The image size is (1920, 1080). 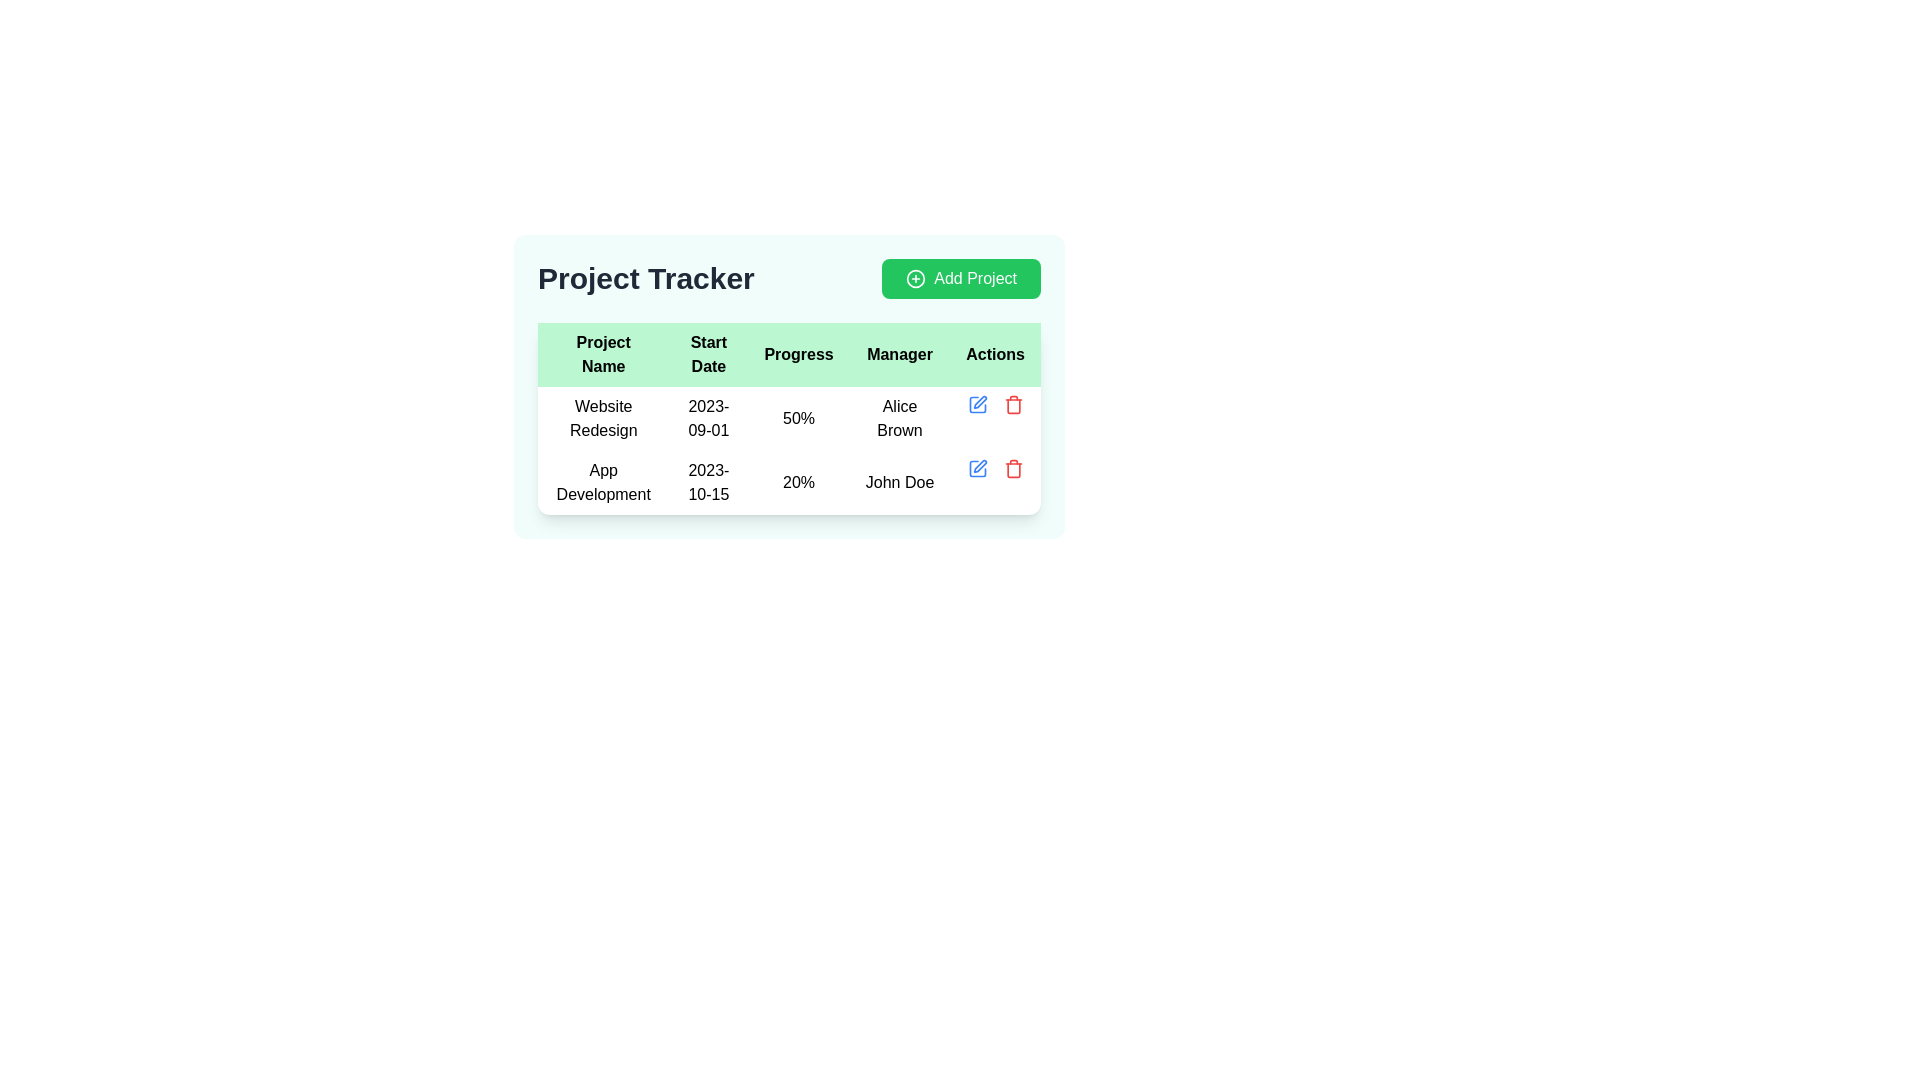 I want to click on the blue edit icon in the horizontal group of interactive icons located in the 'Actions' column of the 'App Development' entry to initiate editing the associated entry, so click(x=995, y=469).